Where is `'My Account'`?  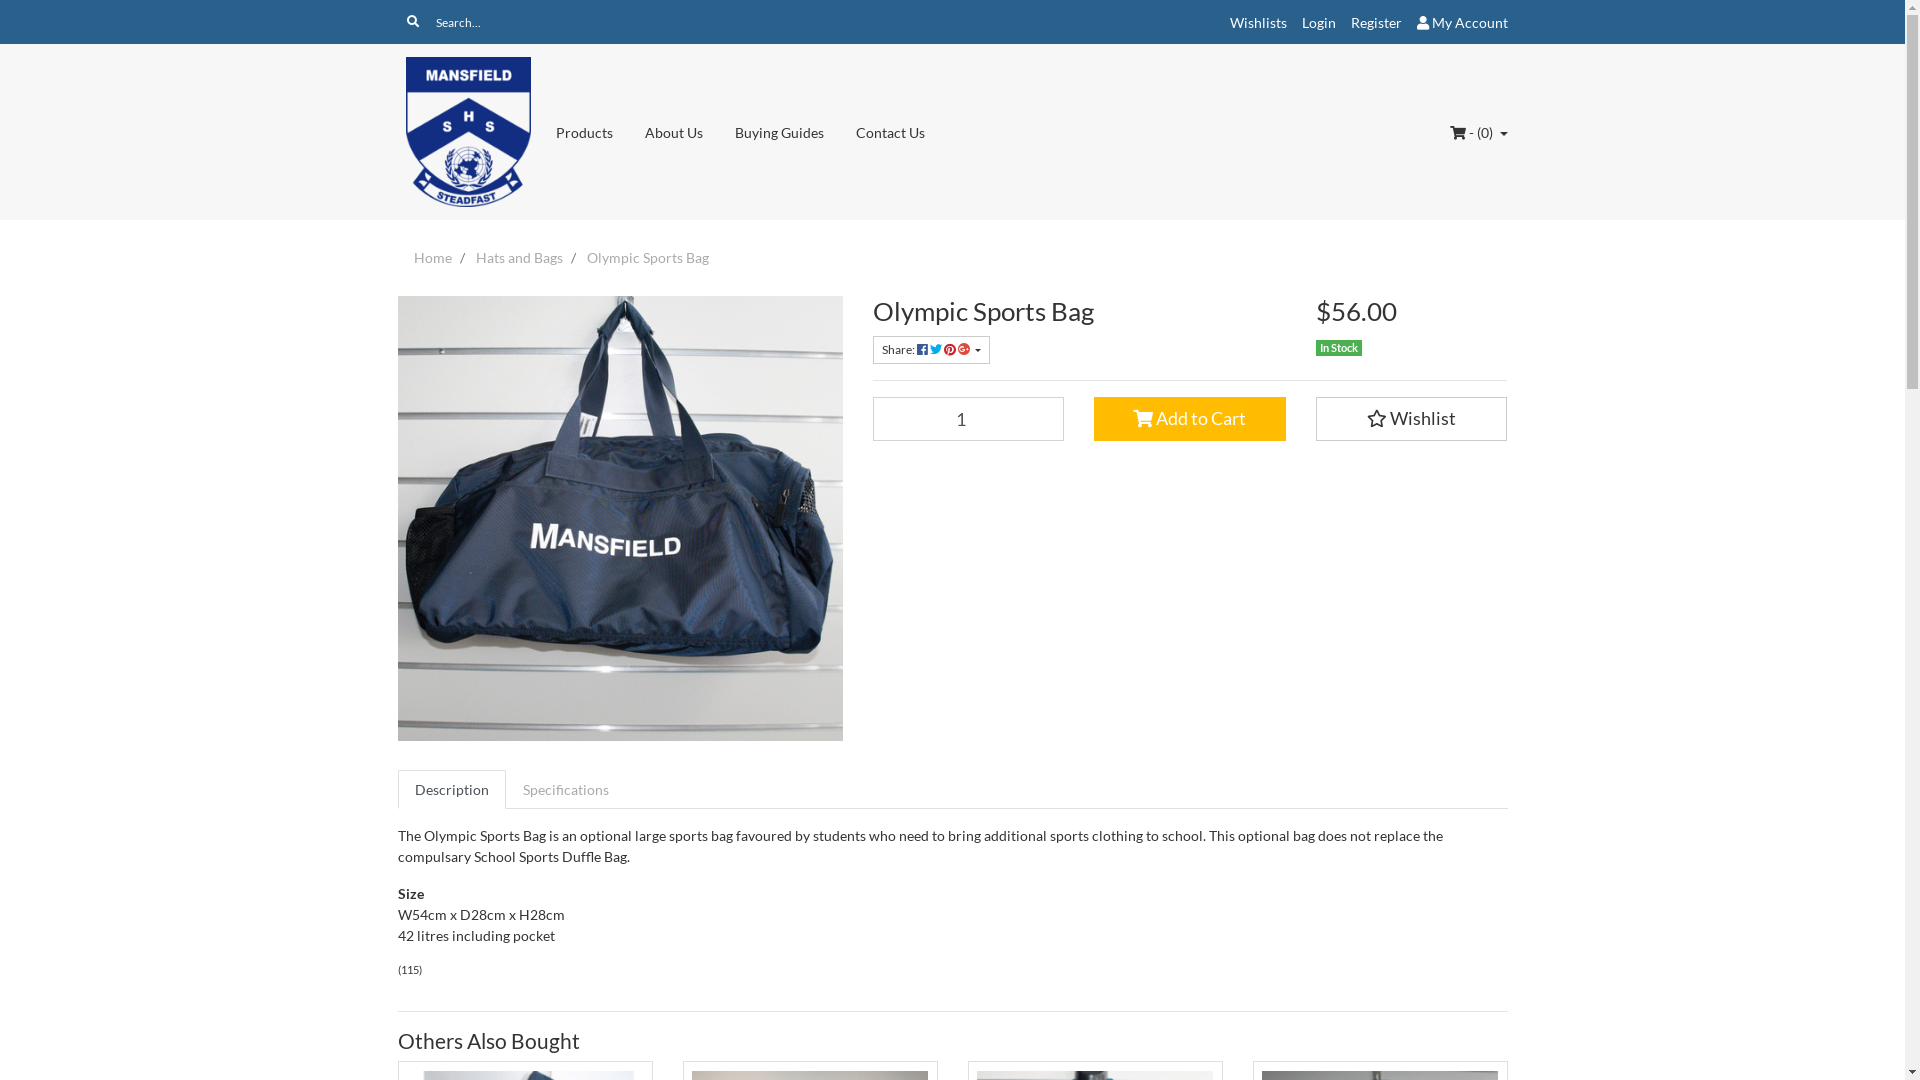 'My Account' is located at coordinates (1461, 22).